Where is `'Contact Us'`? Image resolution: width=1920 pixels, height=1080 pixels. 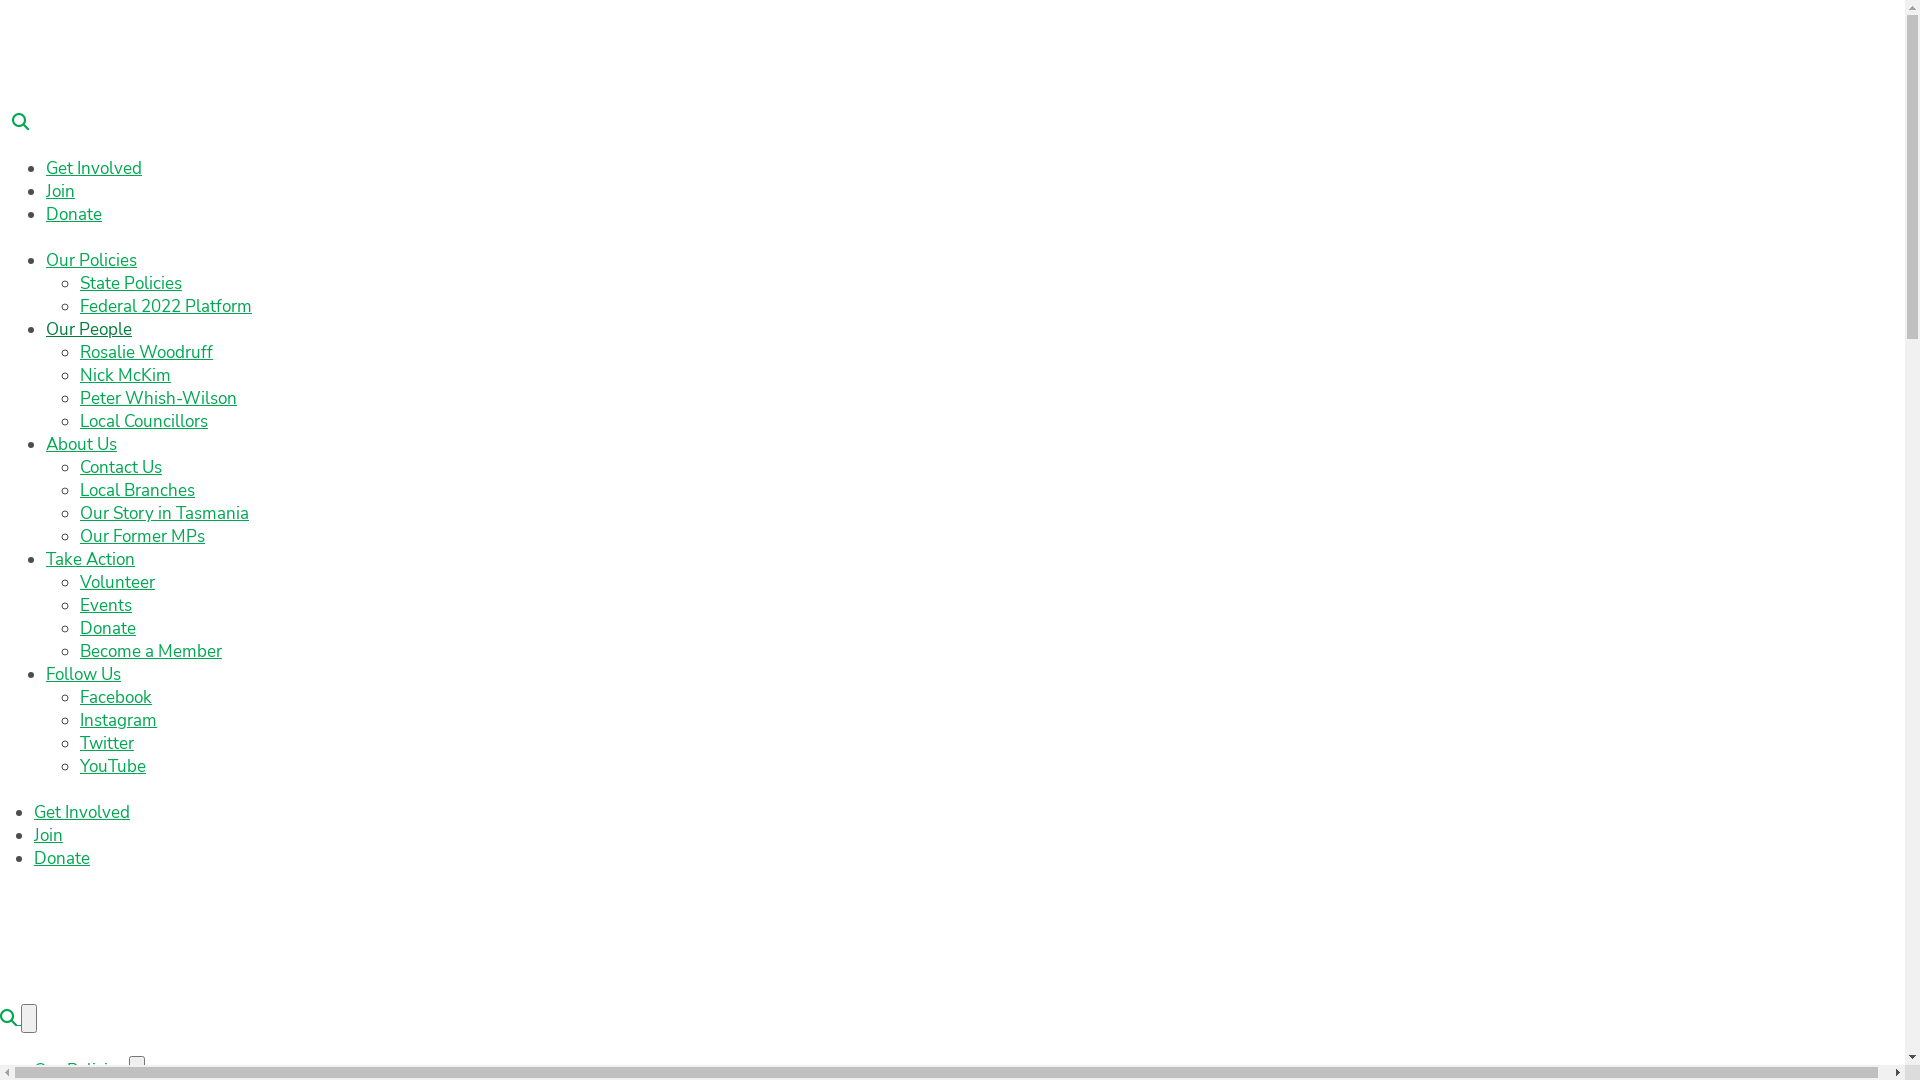 'Contact Us' is located at coordinates (80, 467).